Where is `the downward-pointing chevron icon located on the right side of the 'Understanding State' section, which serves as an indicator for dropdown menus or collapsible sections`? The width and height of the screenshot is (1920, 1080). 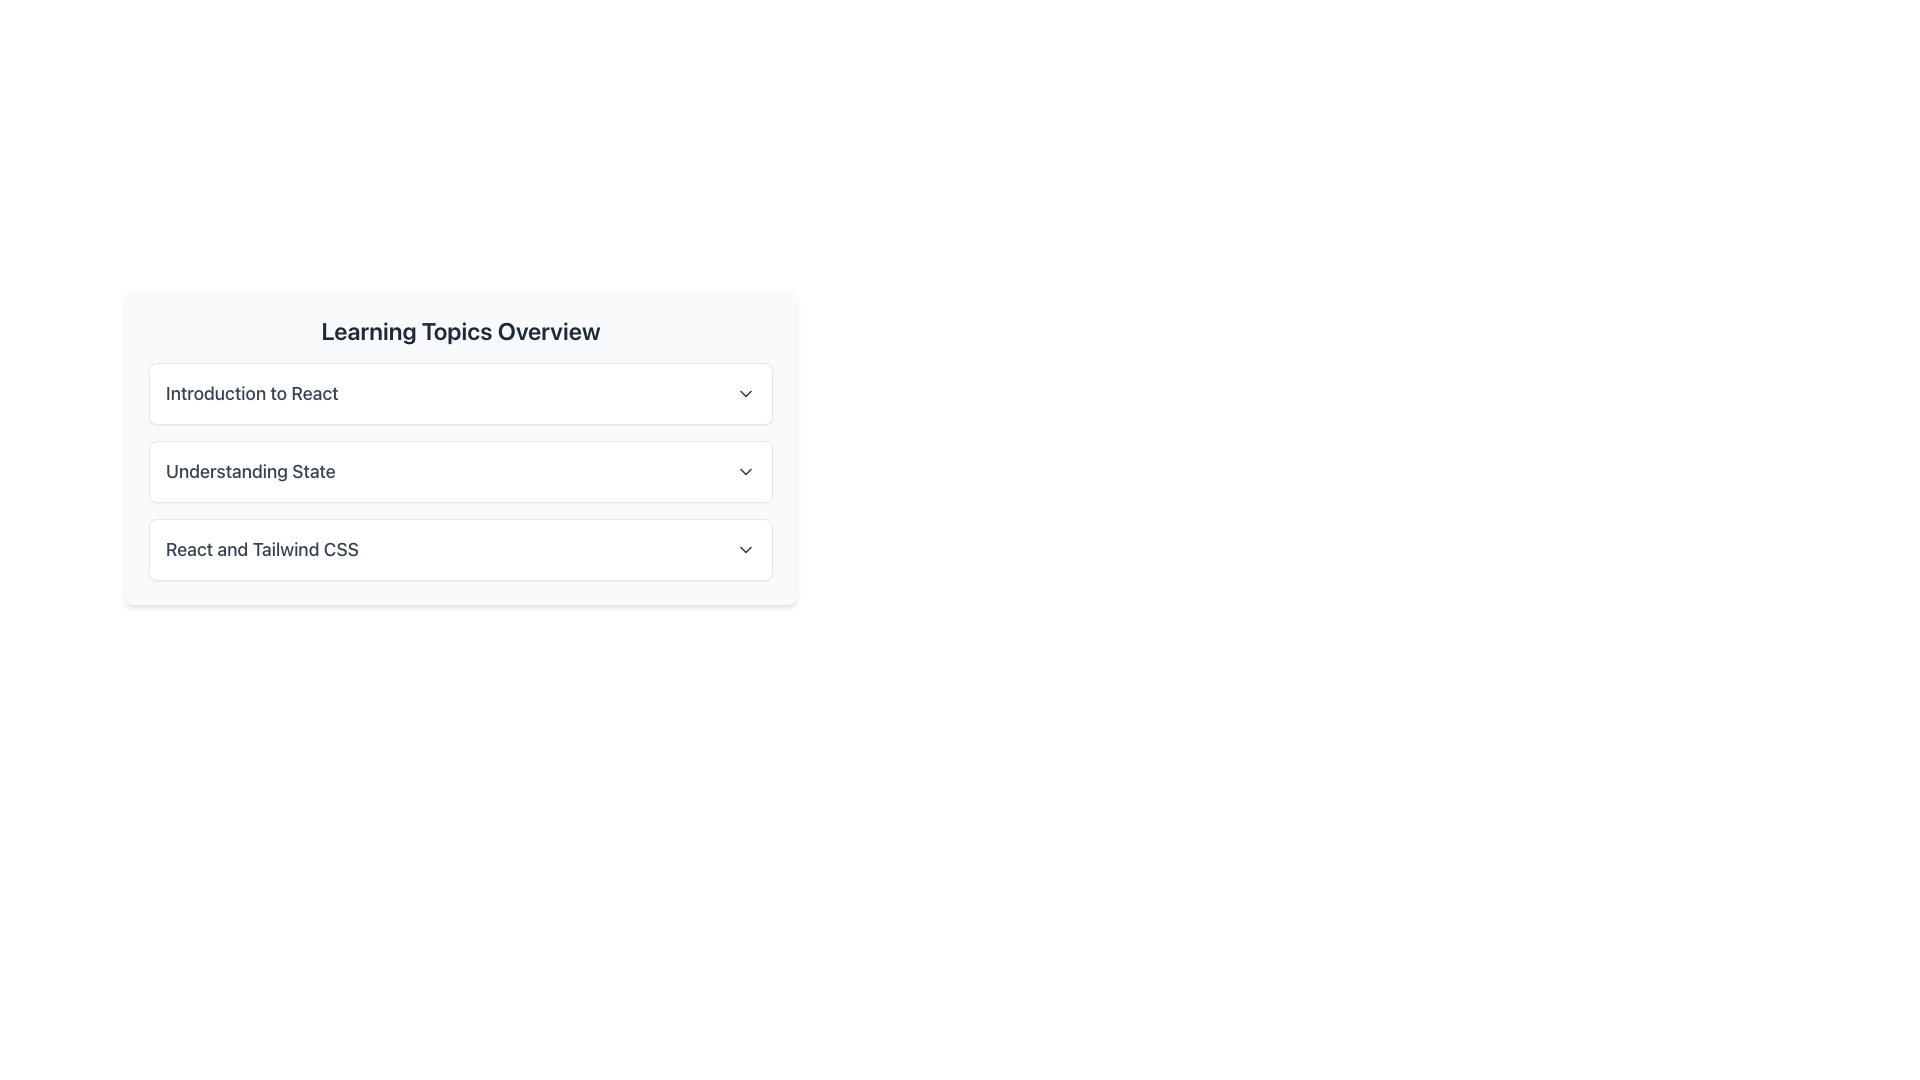
the downward-pointing chevron icon located on the right side of the 'Understanding State' section, which serves as an indicator for dropdown menus or collapsible sections is located at coordinates (744, 471).